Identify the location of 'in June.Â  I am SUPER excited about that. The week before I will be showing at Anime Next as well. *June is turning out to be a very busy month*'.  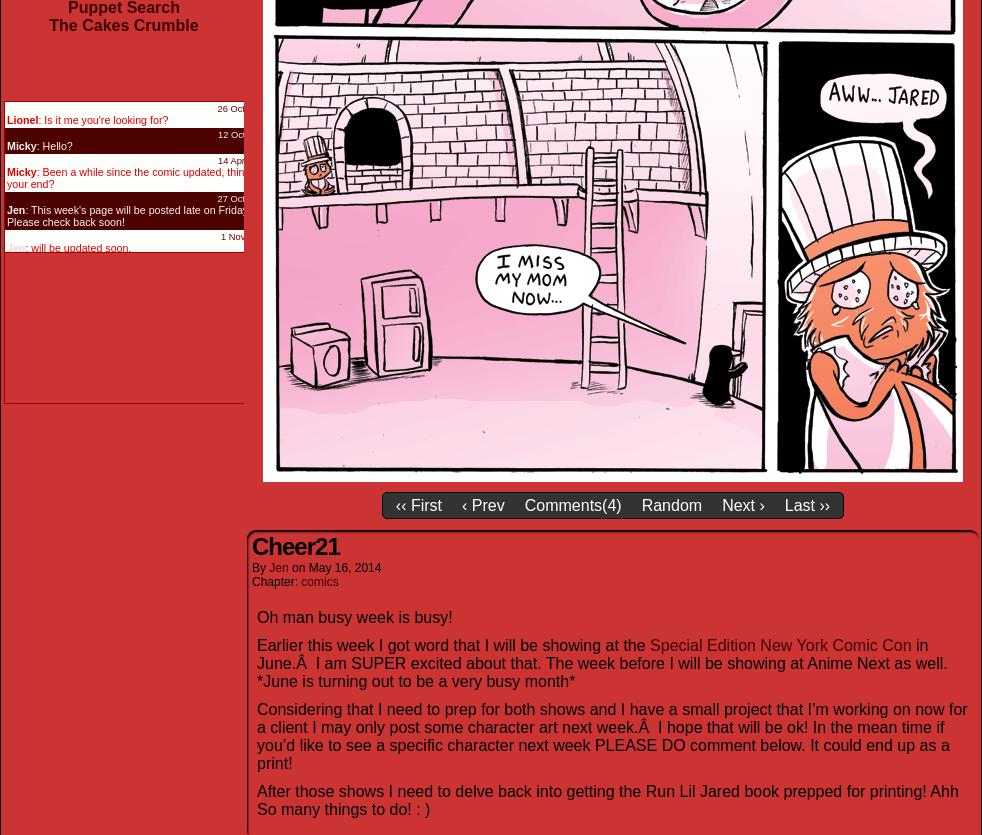
(256, 661).